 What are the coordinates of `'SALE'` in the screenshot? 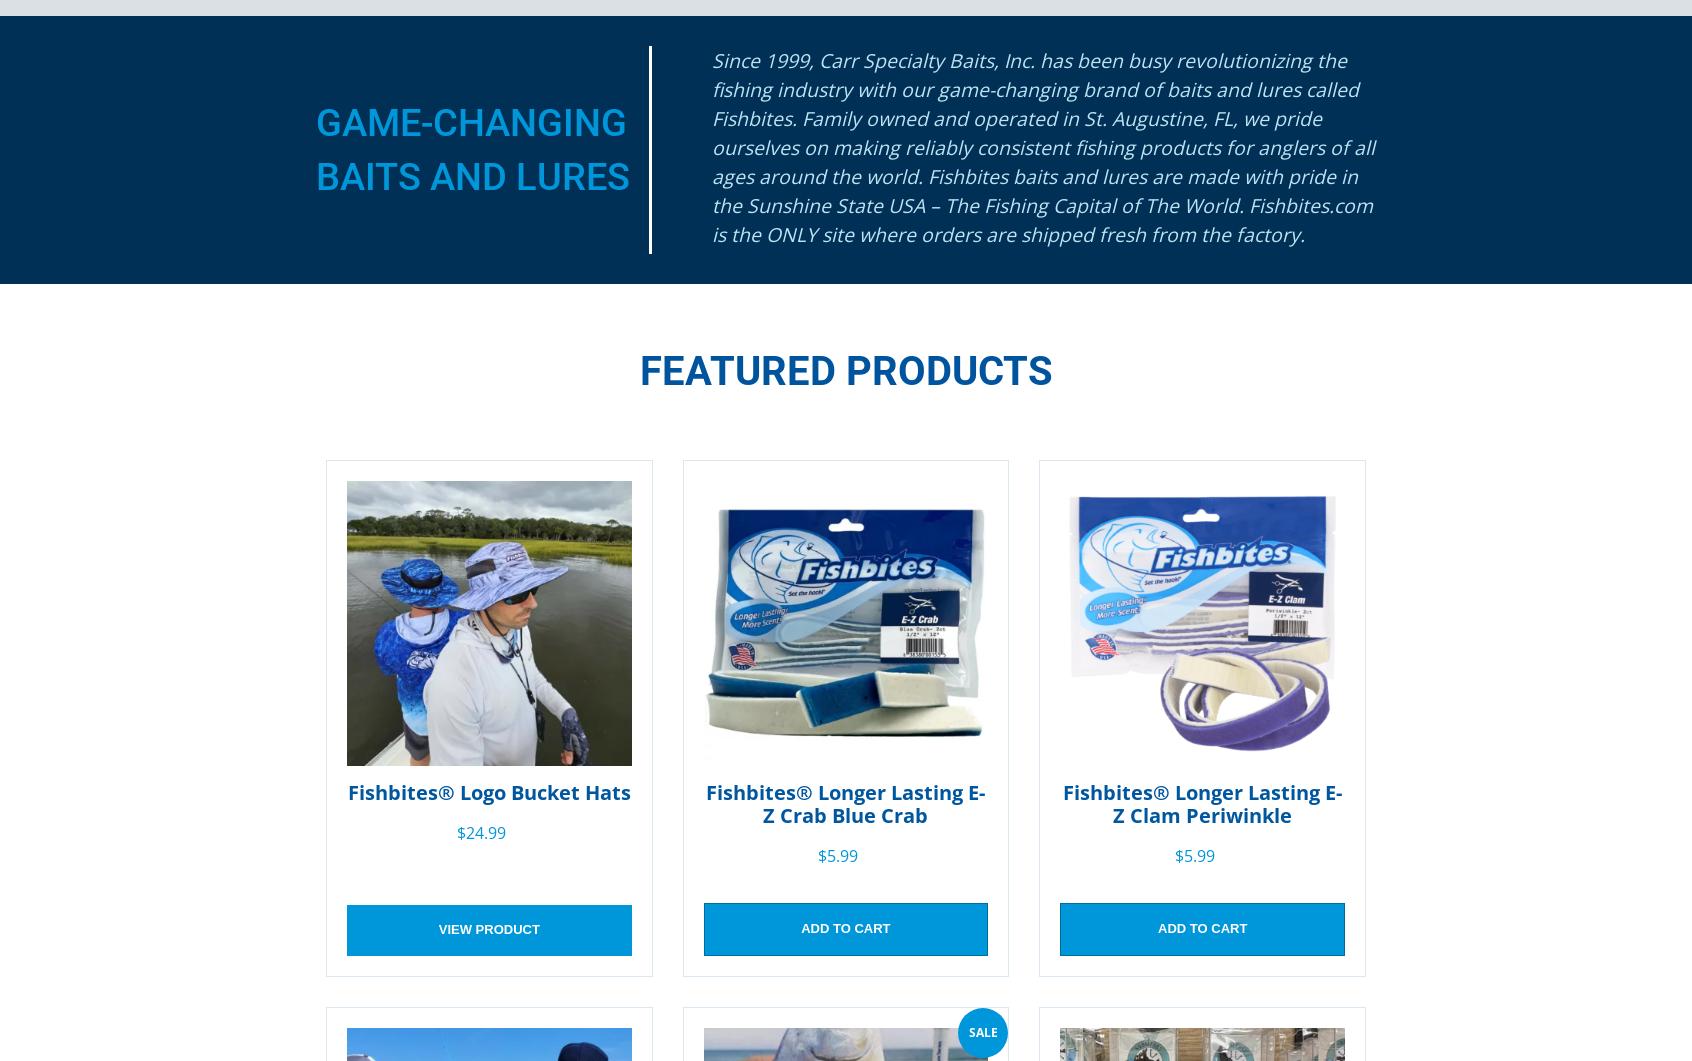 It's located at (982, 1030).